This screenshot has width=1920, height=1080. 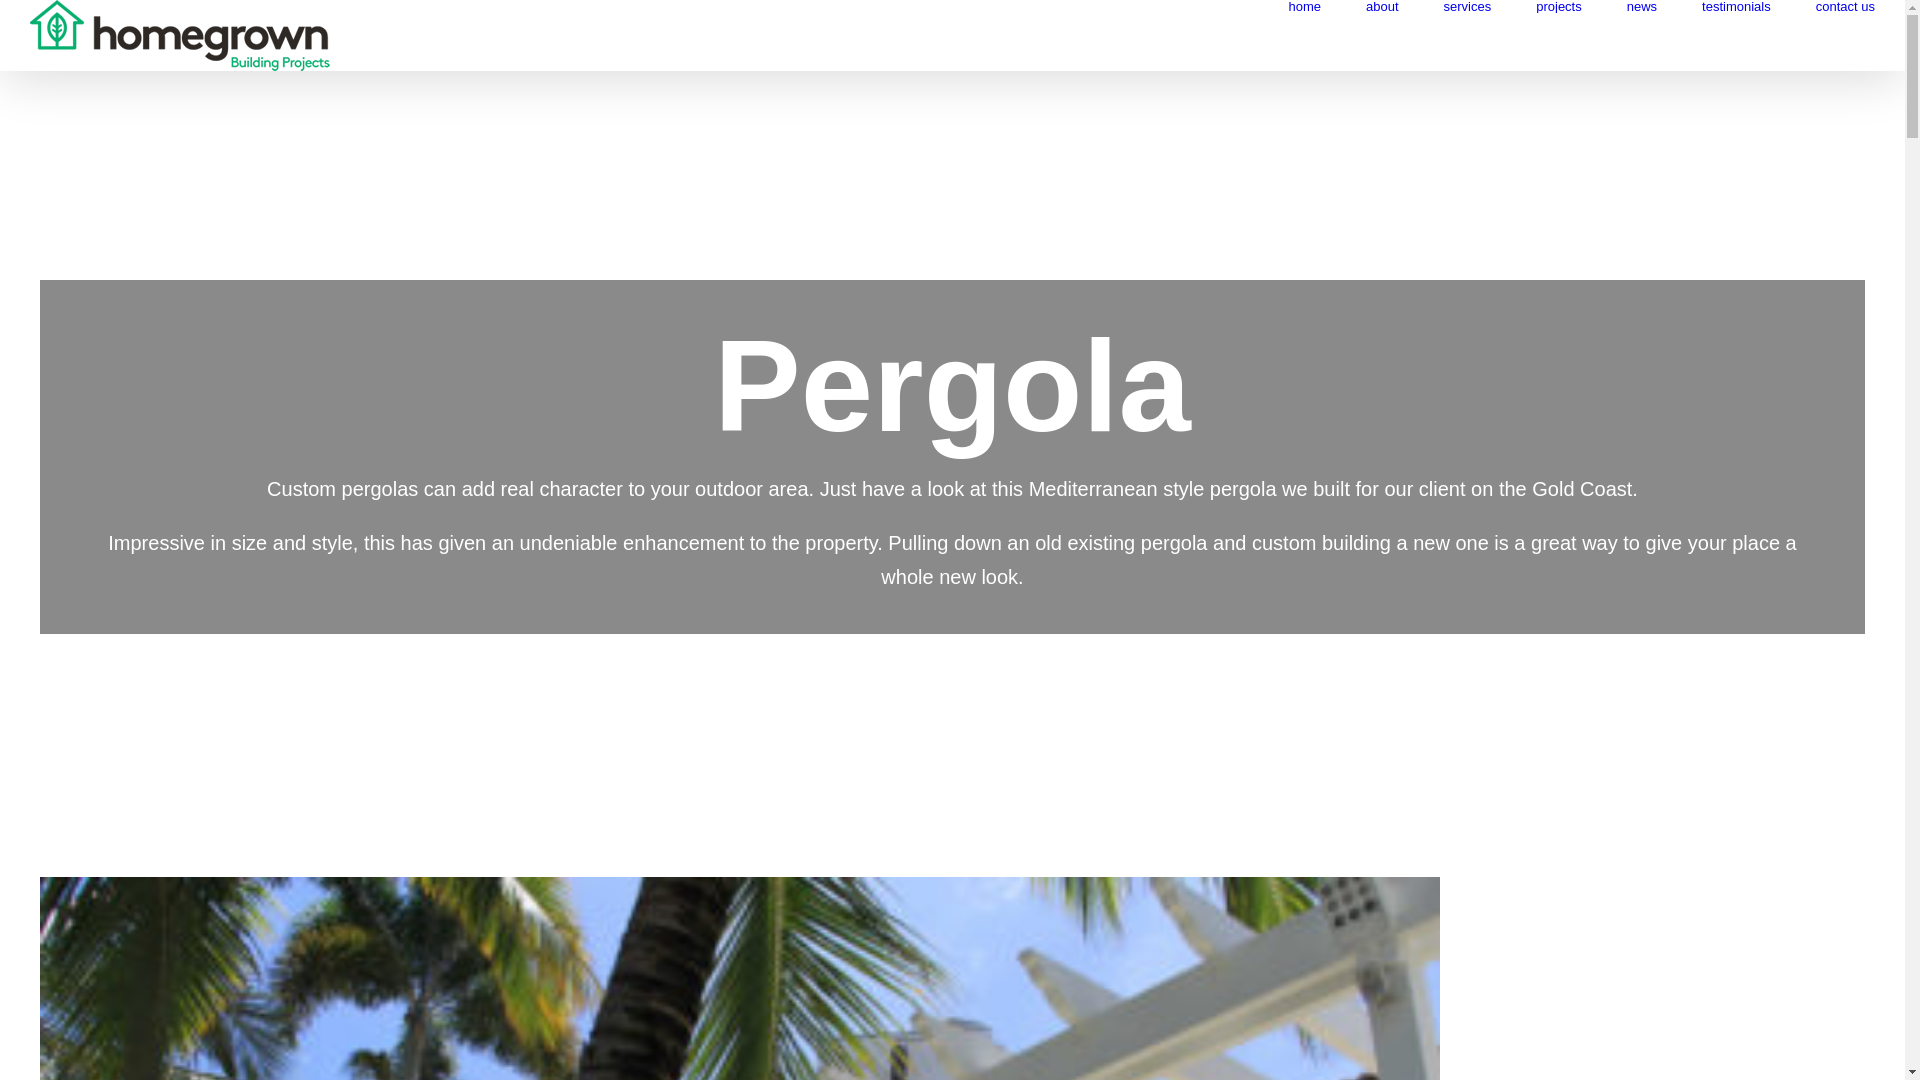 What do you see at coordinates (1381, 6) in the screenshot?
I see `'about'` at bounding box center [1381, 6].